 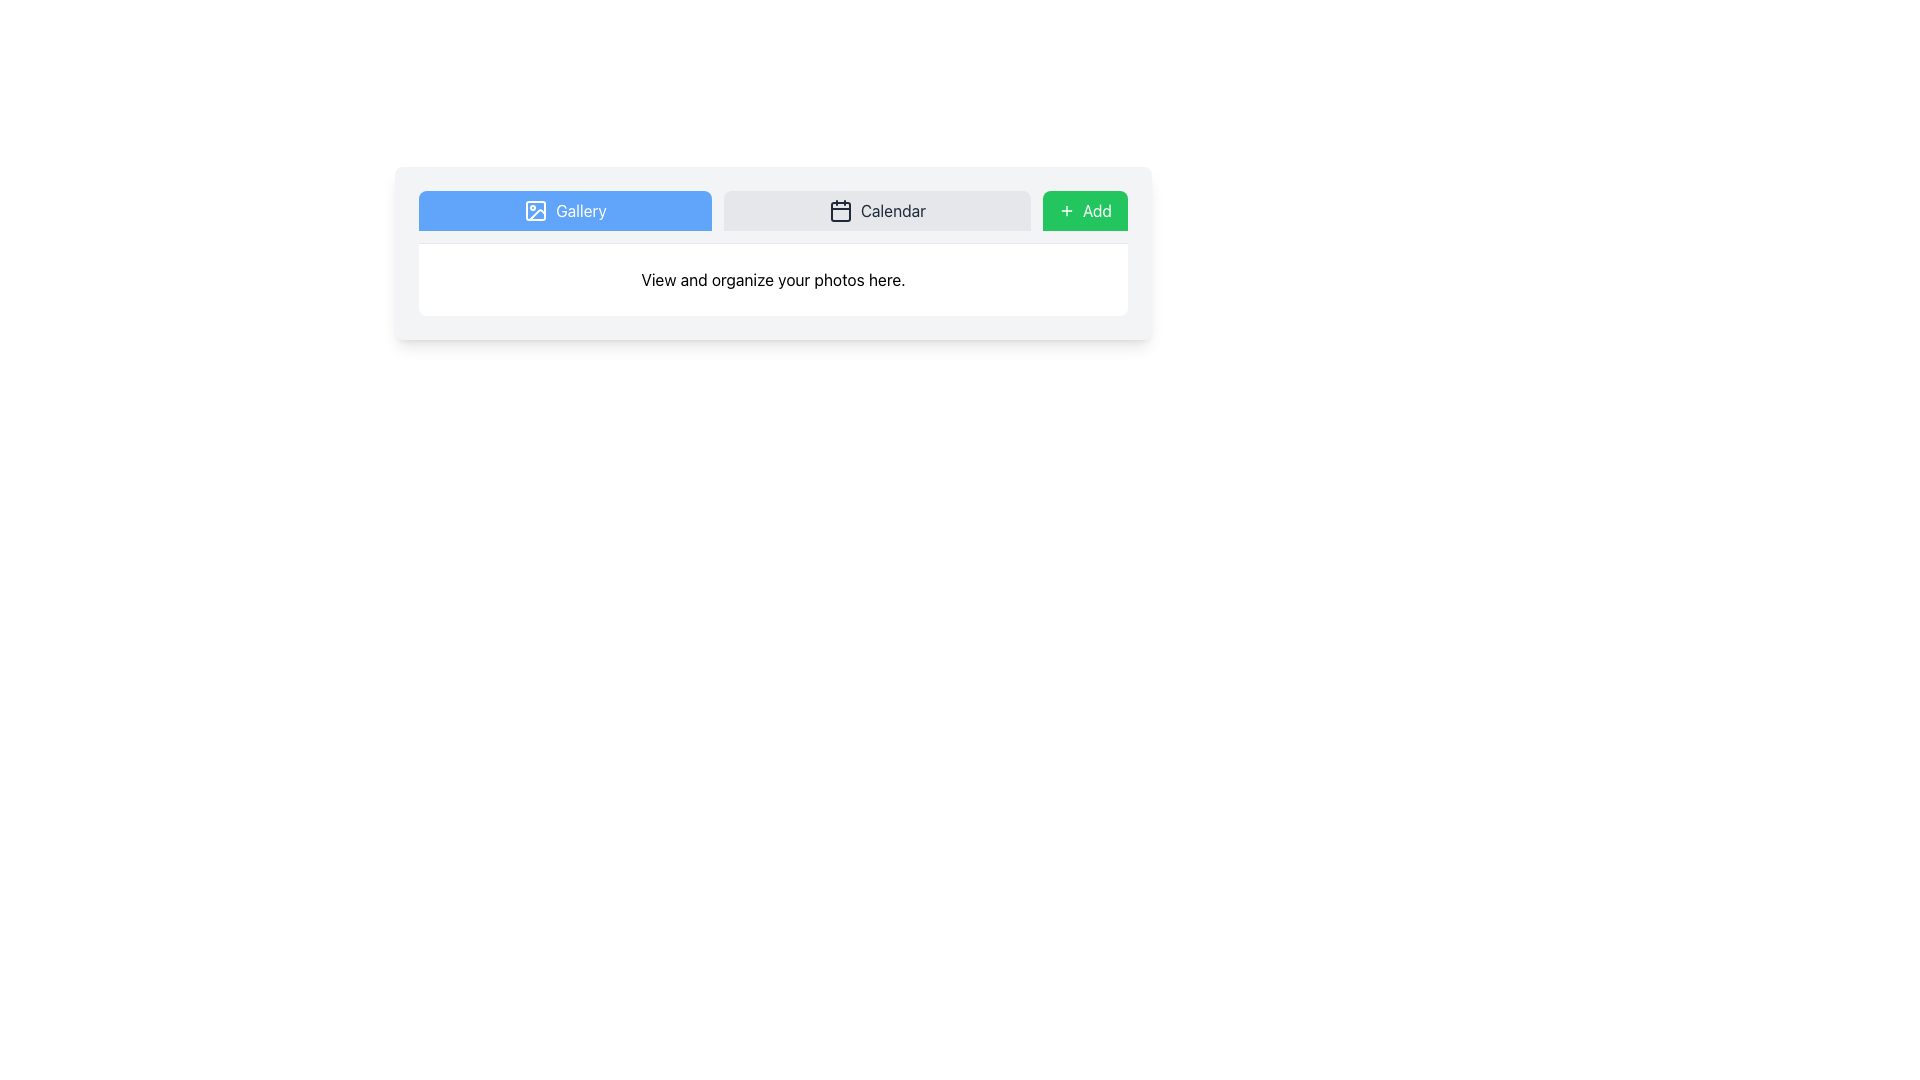 What do you see at coordinates (536, 211) in the screenshot?
I see `the Gallery button which contains a small, rounded rectangle with a light blue stroke, located at the top center of the interface` at bounding box center [536, 211].